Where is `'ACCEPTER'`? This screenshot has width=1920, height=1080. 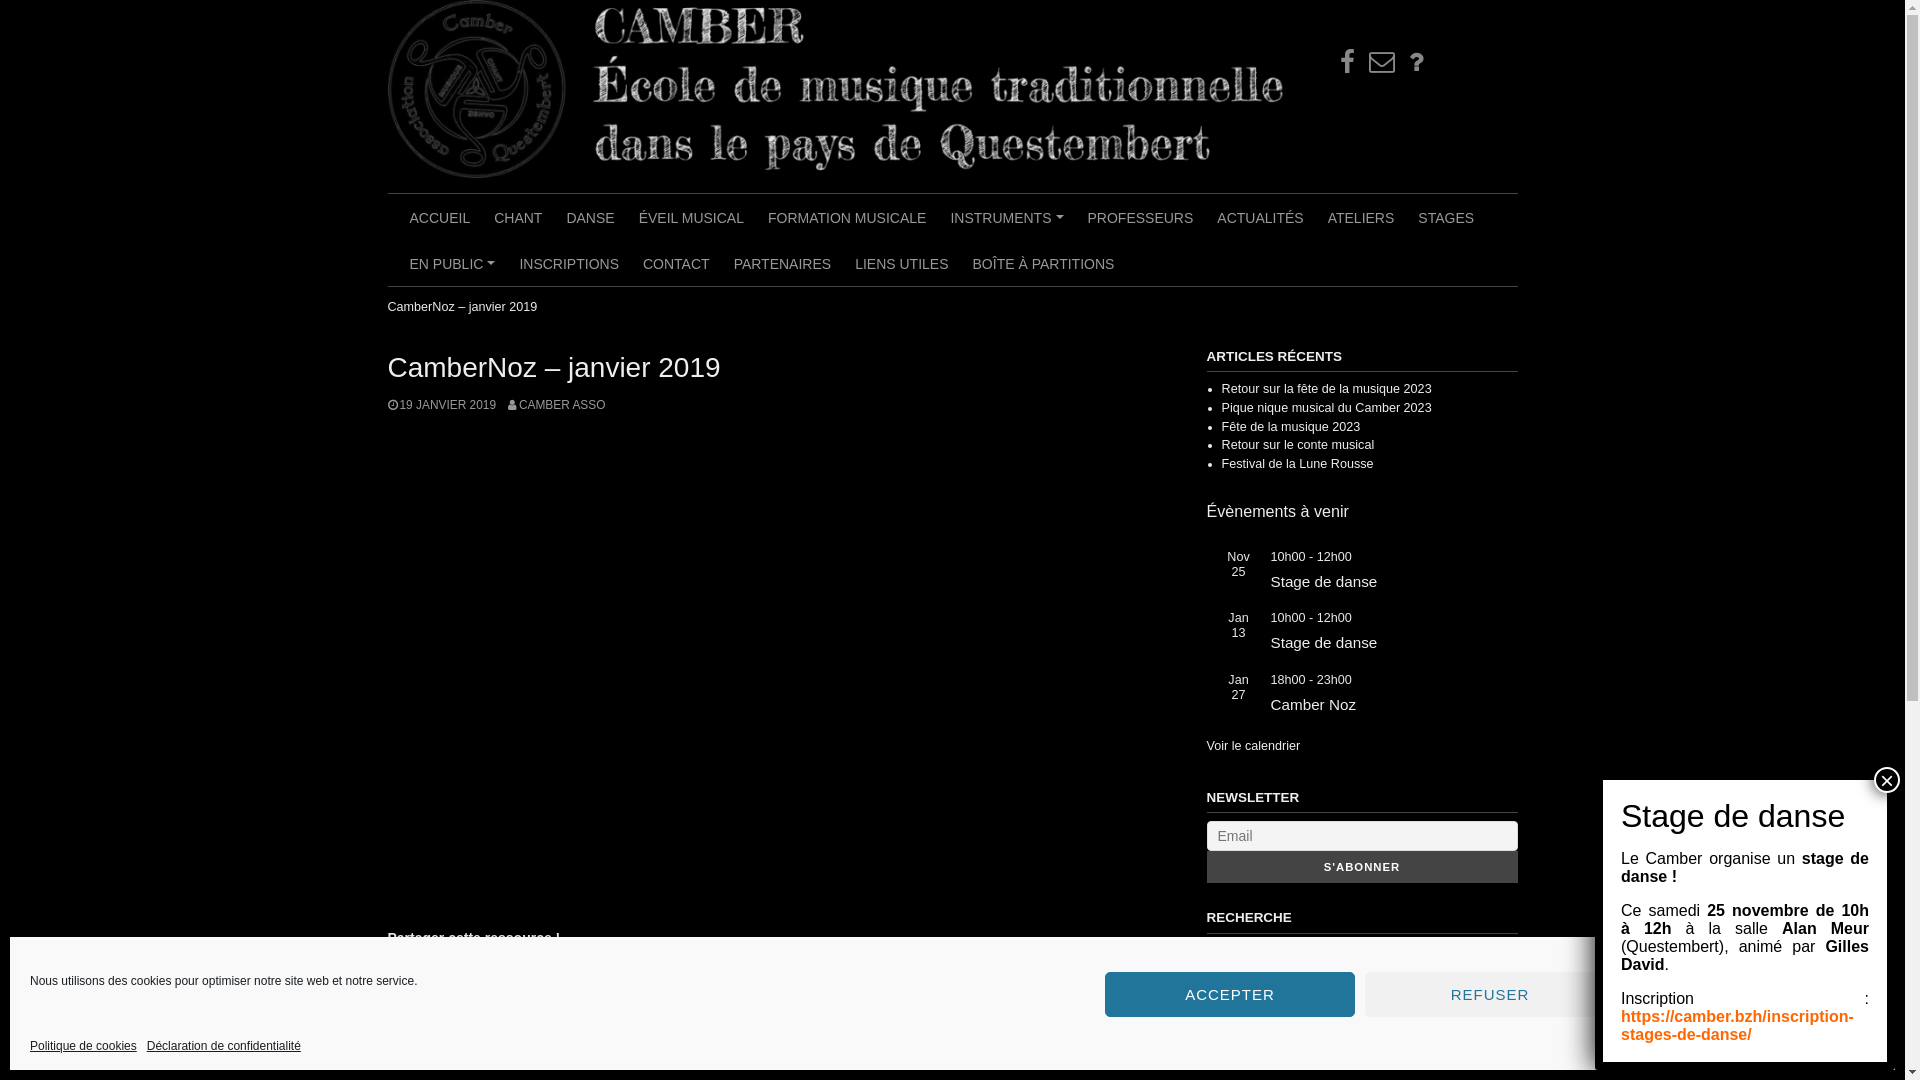
'ACCEPTER' is located at coordinates (1228, 994).